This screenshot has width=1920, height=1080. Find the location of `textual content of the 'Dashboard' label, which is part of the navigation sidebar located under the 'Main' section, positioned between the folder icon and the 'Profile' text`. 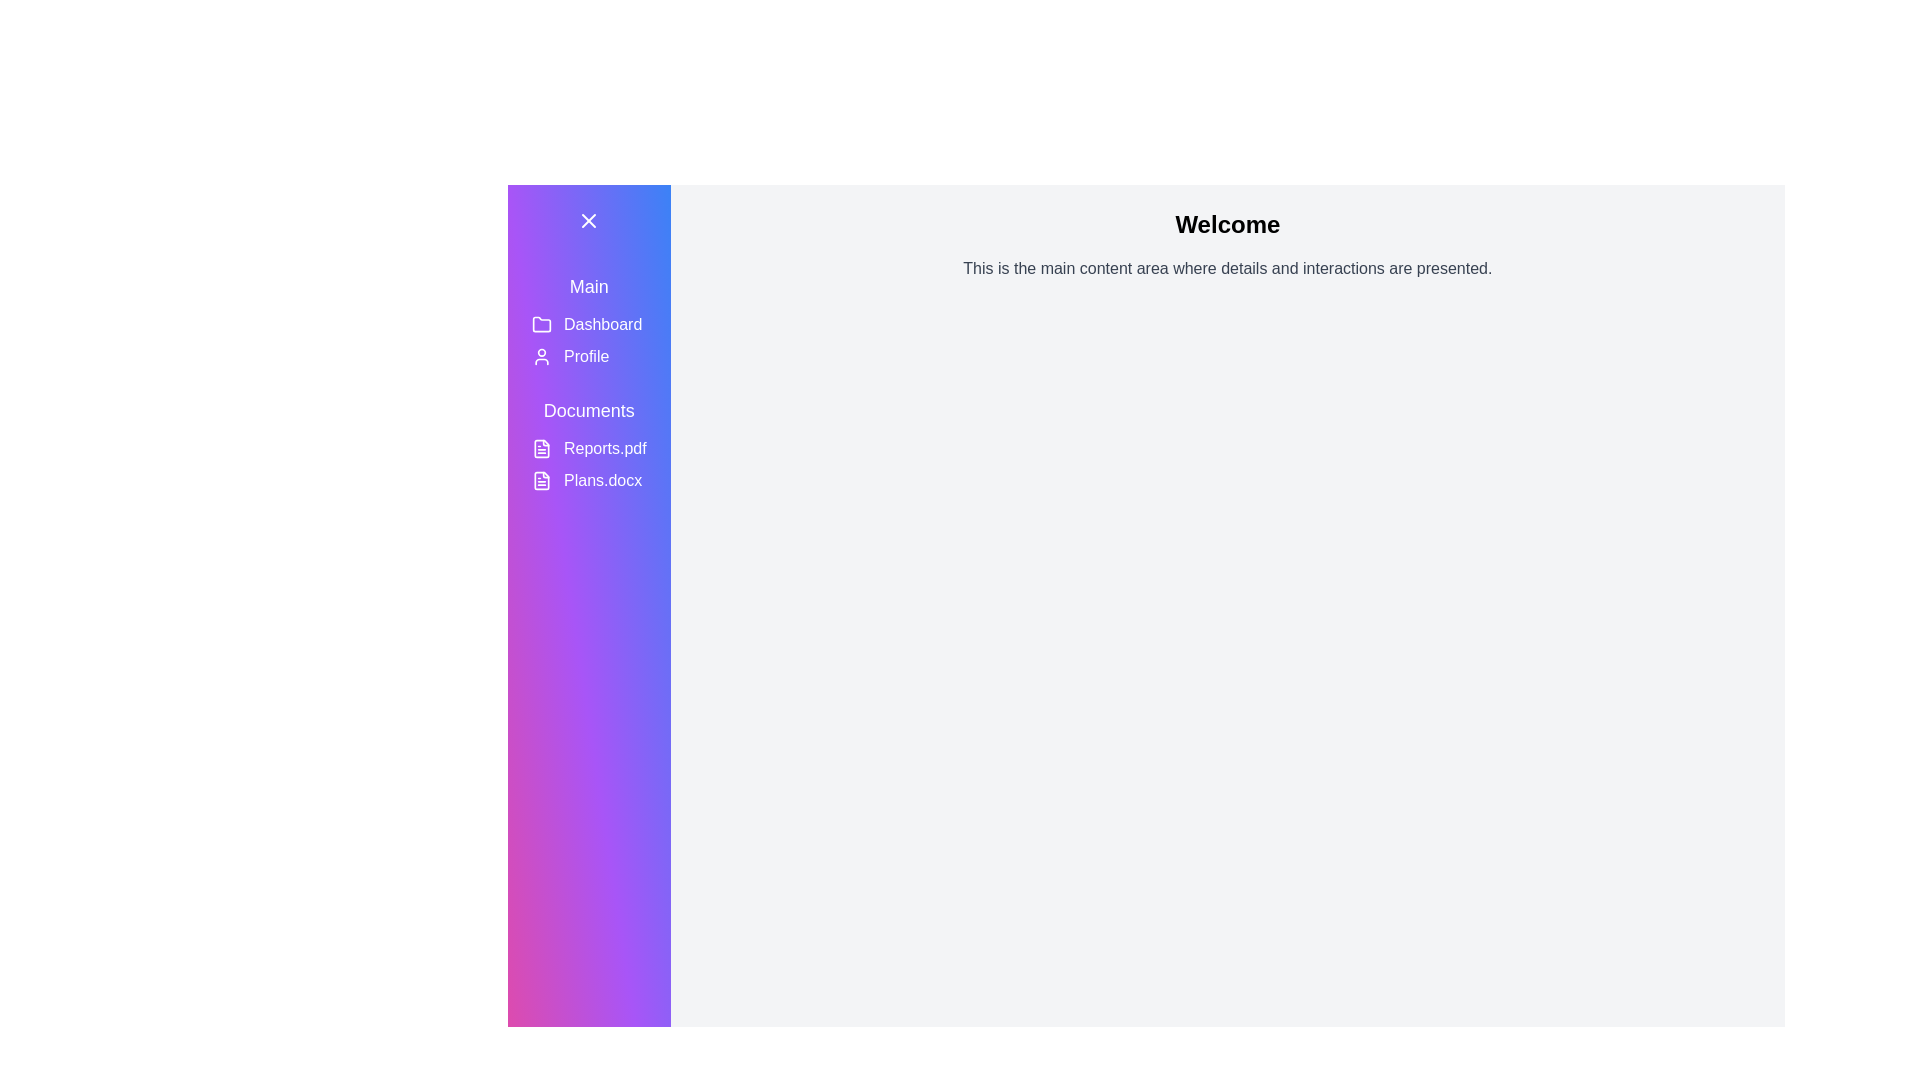

textual content of the 'Dashboard' label, which is part of the navigation sidebar located under the 'Main' section, positioned between the folder icon and the 'Profile' text is located at coordinates (602, 323).